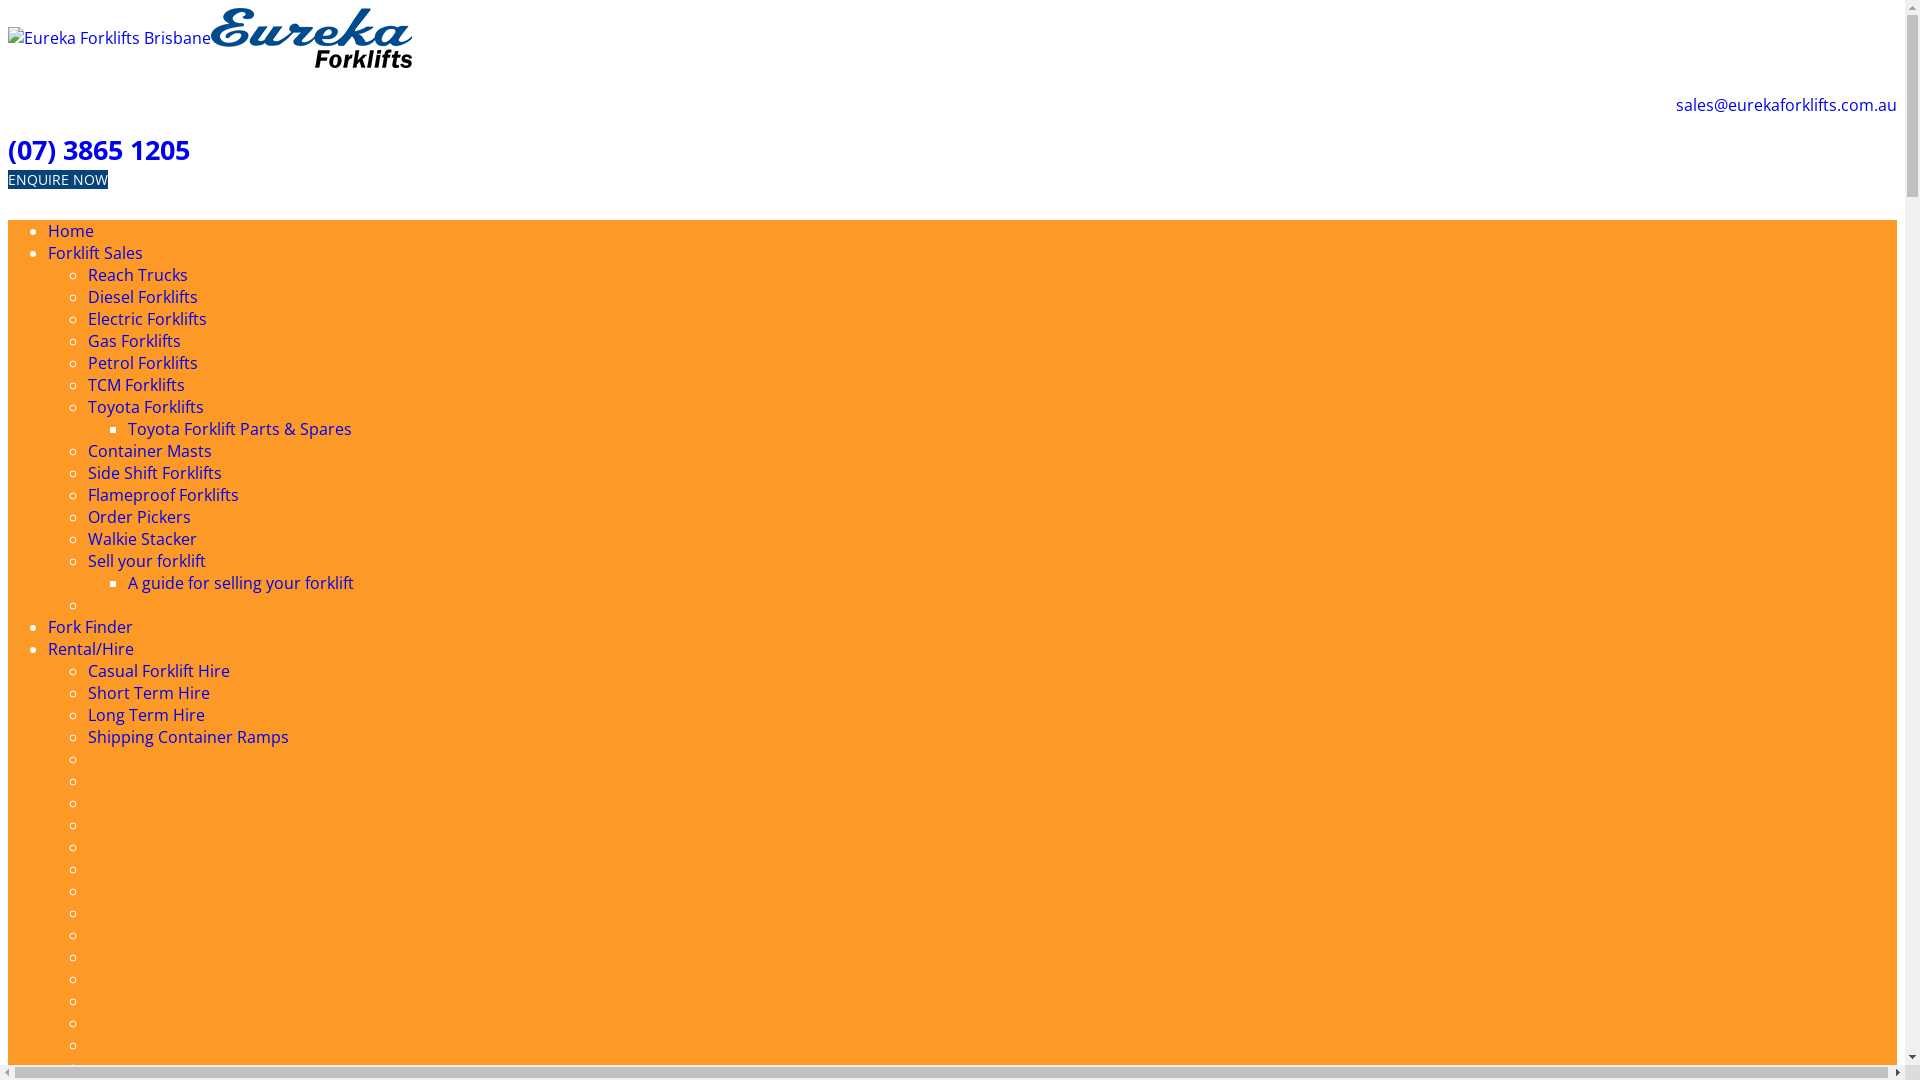 This screenshot has height=1080, width=1920. Describe the element at coordinates (86, 671) in the screenshot. I see `'Casual Forklift Hire'` at that location.